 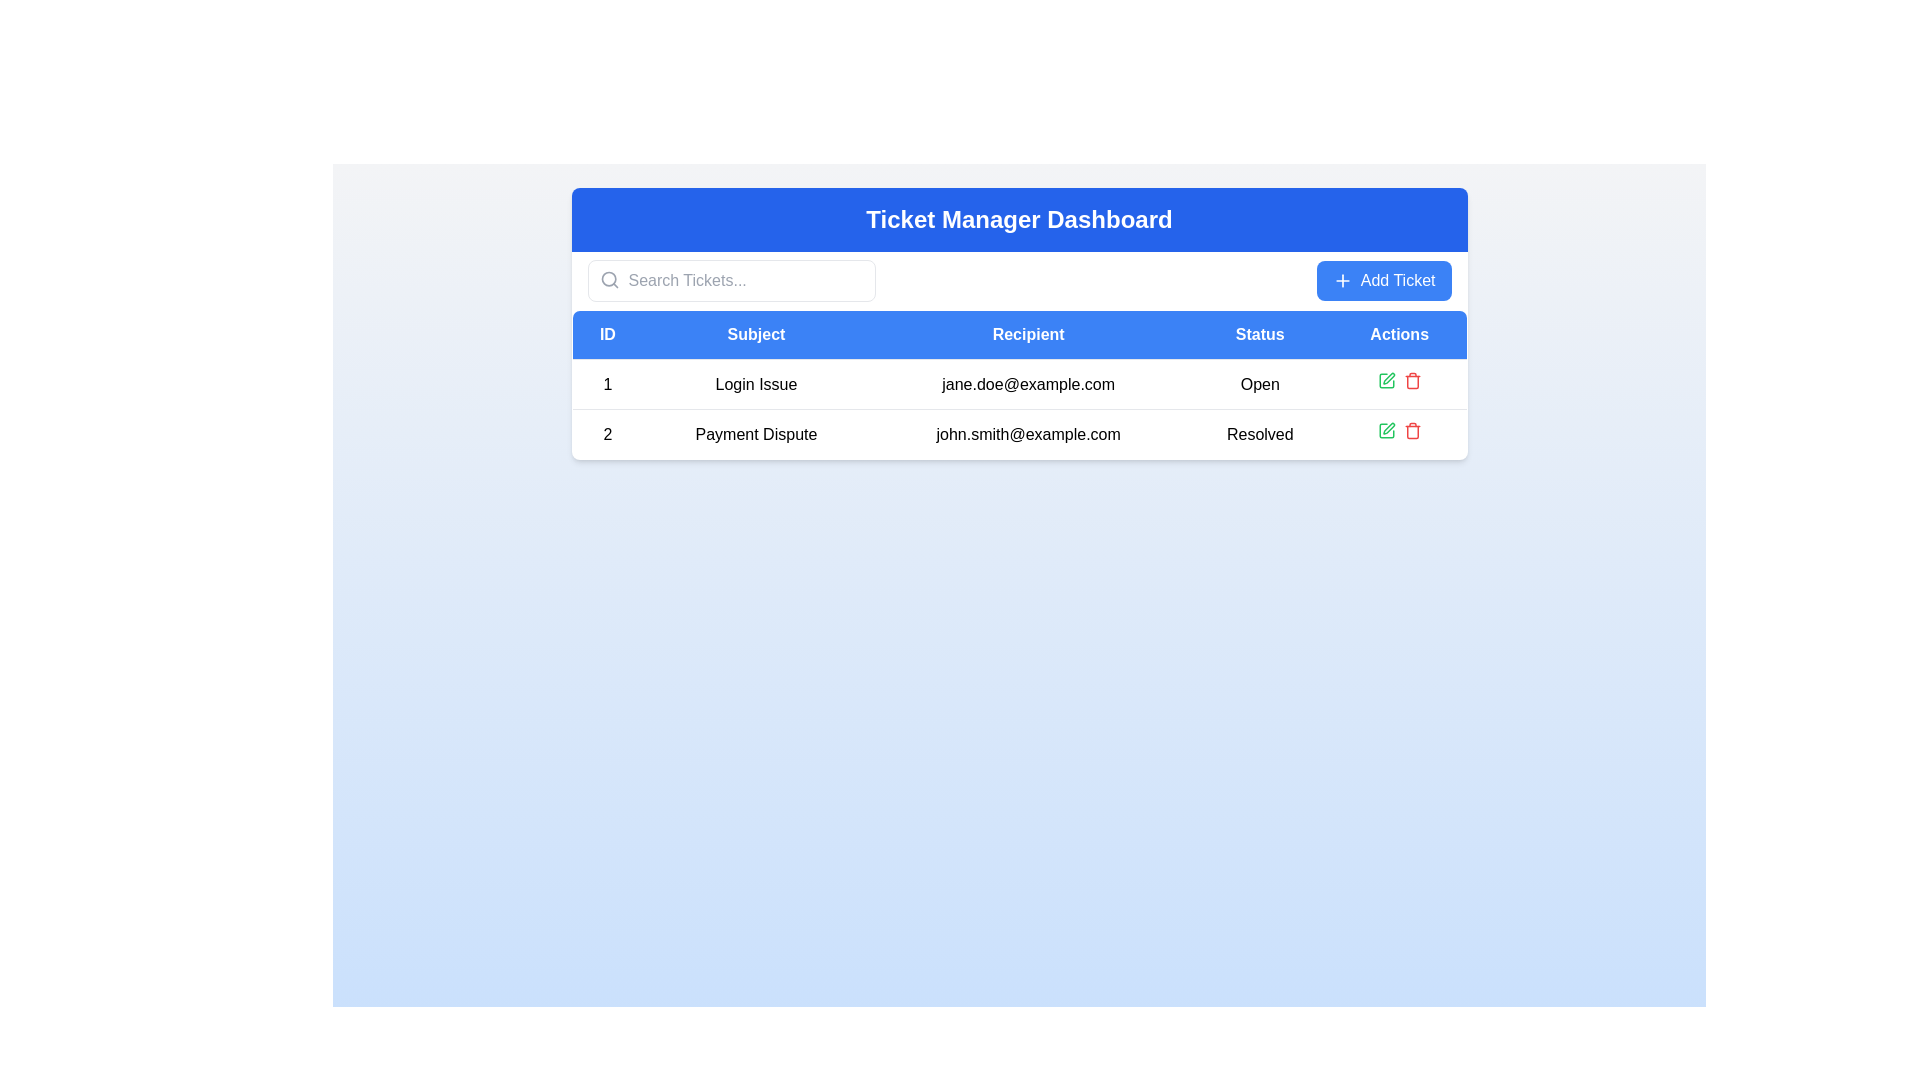 I want to click on the static text label '1' in the first cell of the 'ID' column within the table, located near the upper section of the page under the title and search bar, so click(x=606, y=384).